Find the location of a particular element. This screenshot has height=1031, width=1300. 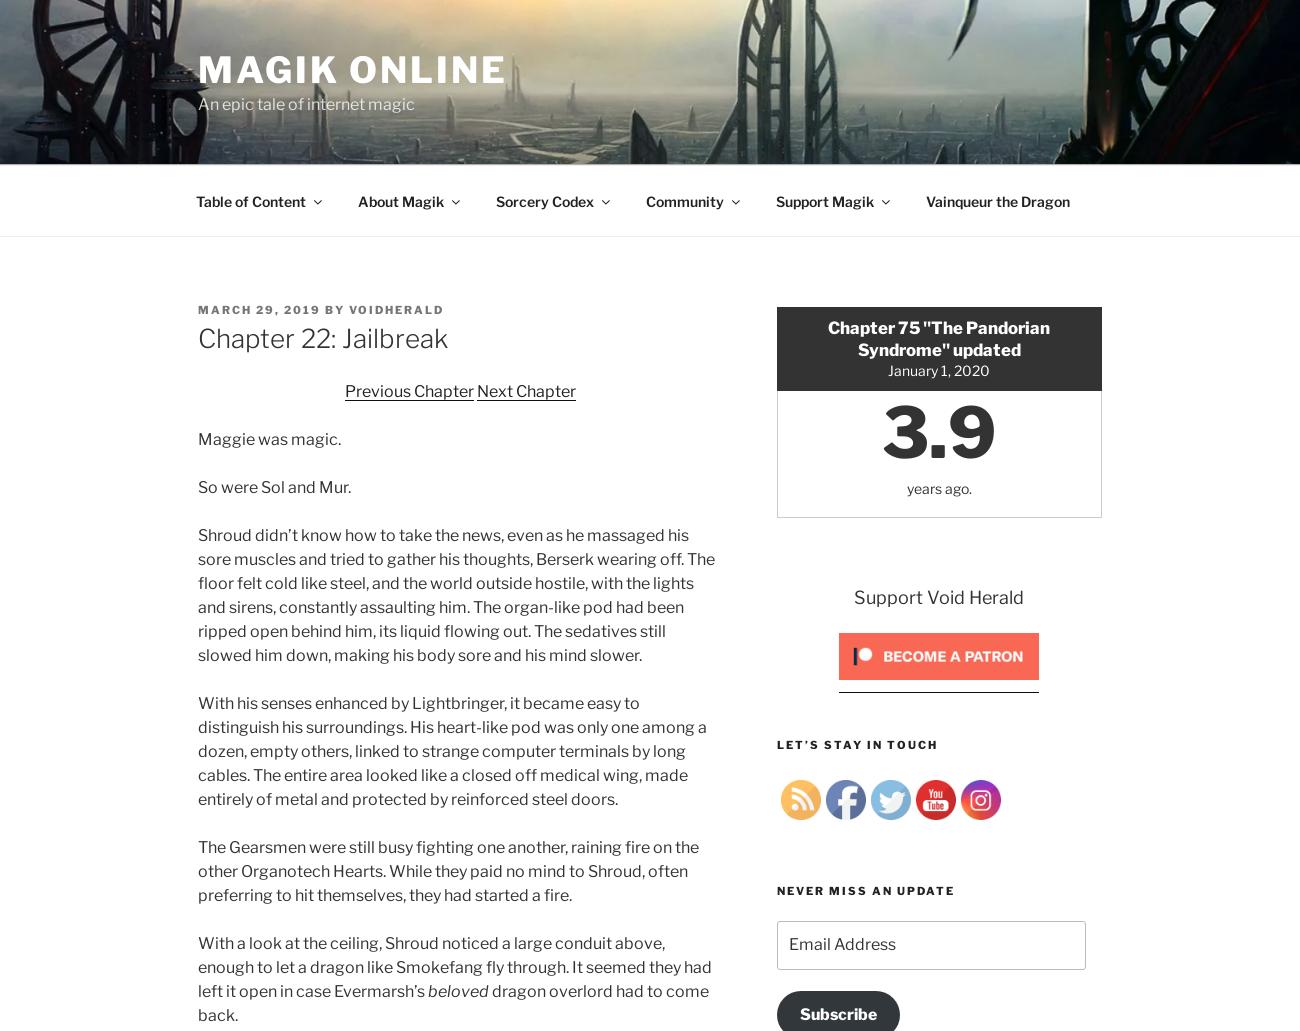

'Chapter 75 "The Pandorian Syndrome" updated' is located at coordinates (938, 337).